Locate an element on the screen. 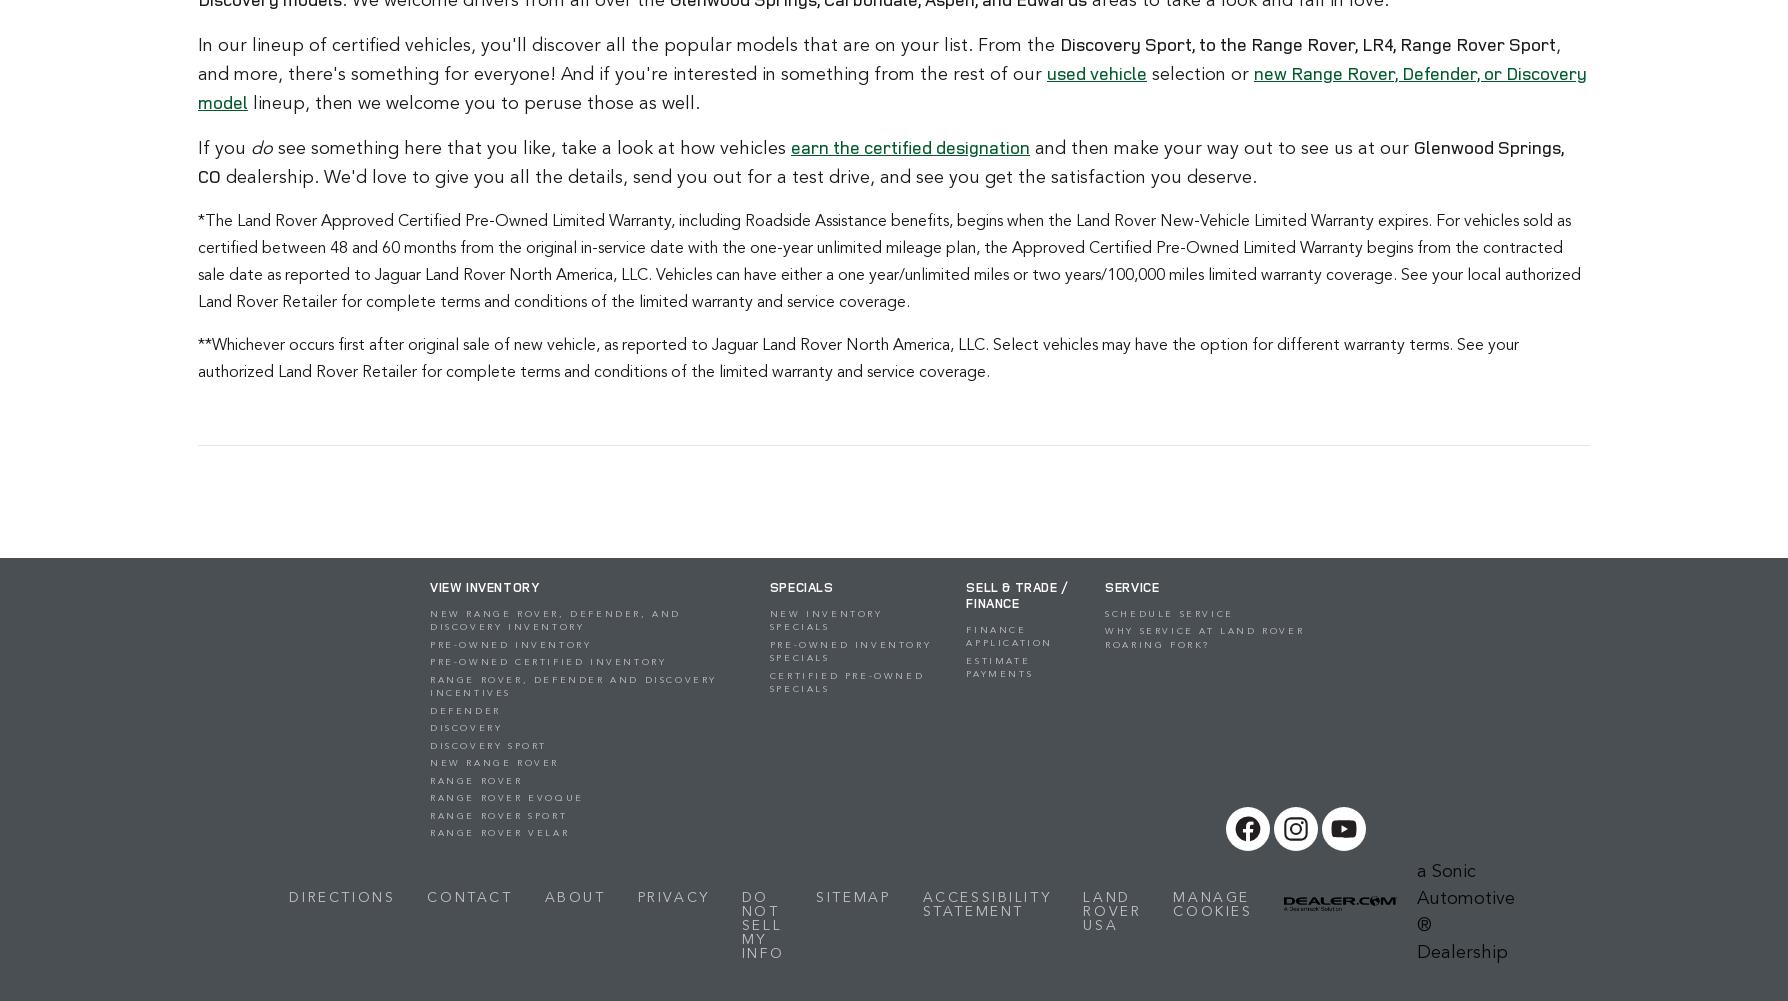 This screenshot has height=1001, width=1788. 'lineup, then we welcome you to peruse those
as well.' is located at coordinates (473, 102).